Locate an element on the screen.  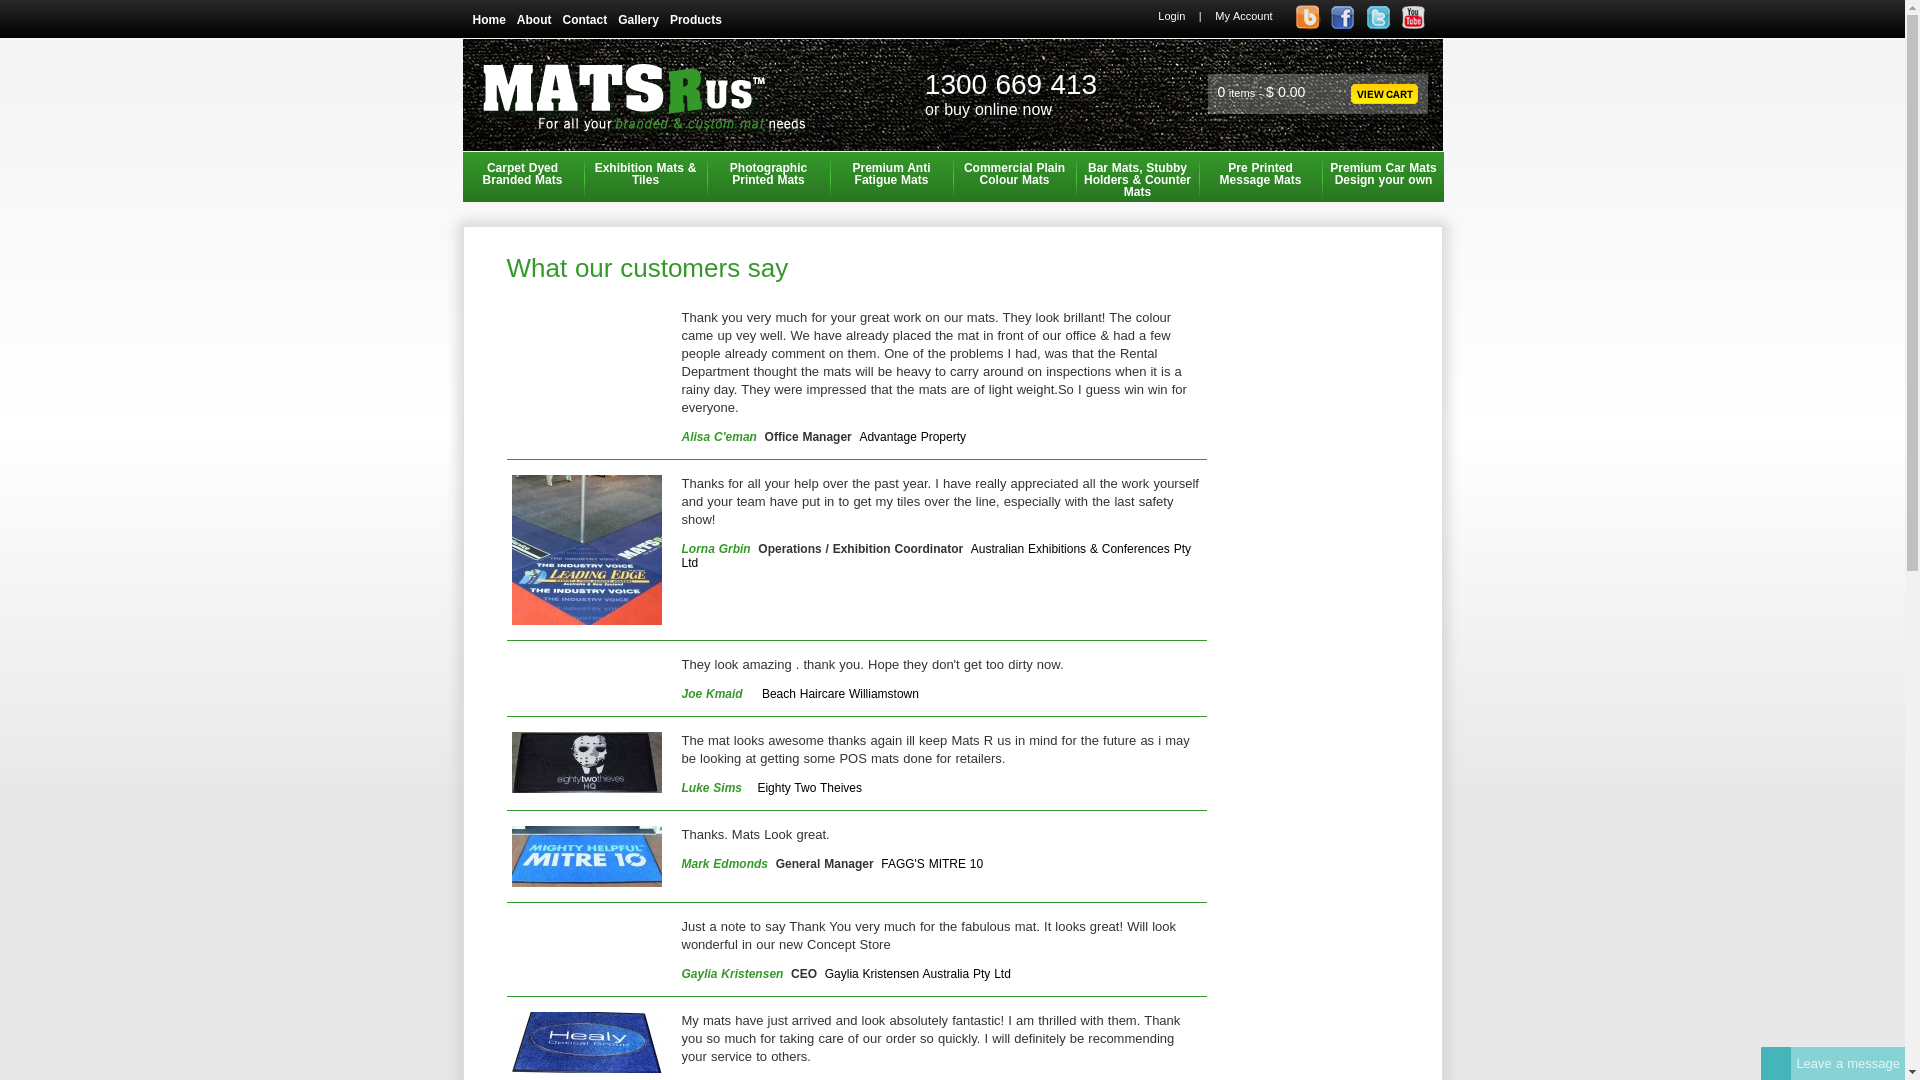
'About' is located at coordinates (539, 19).